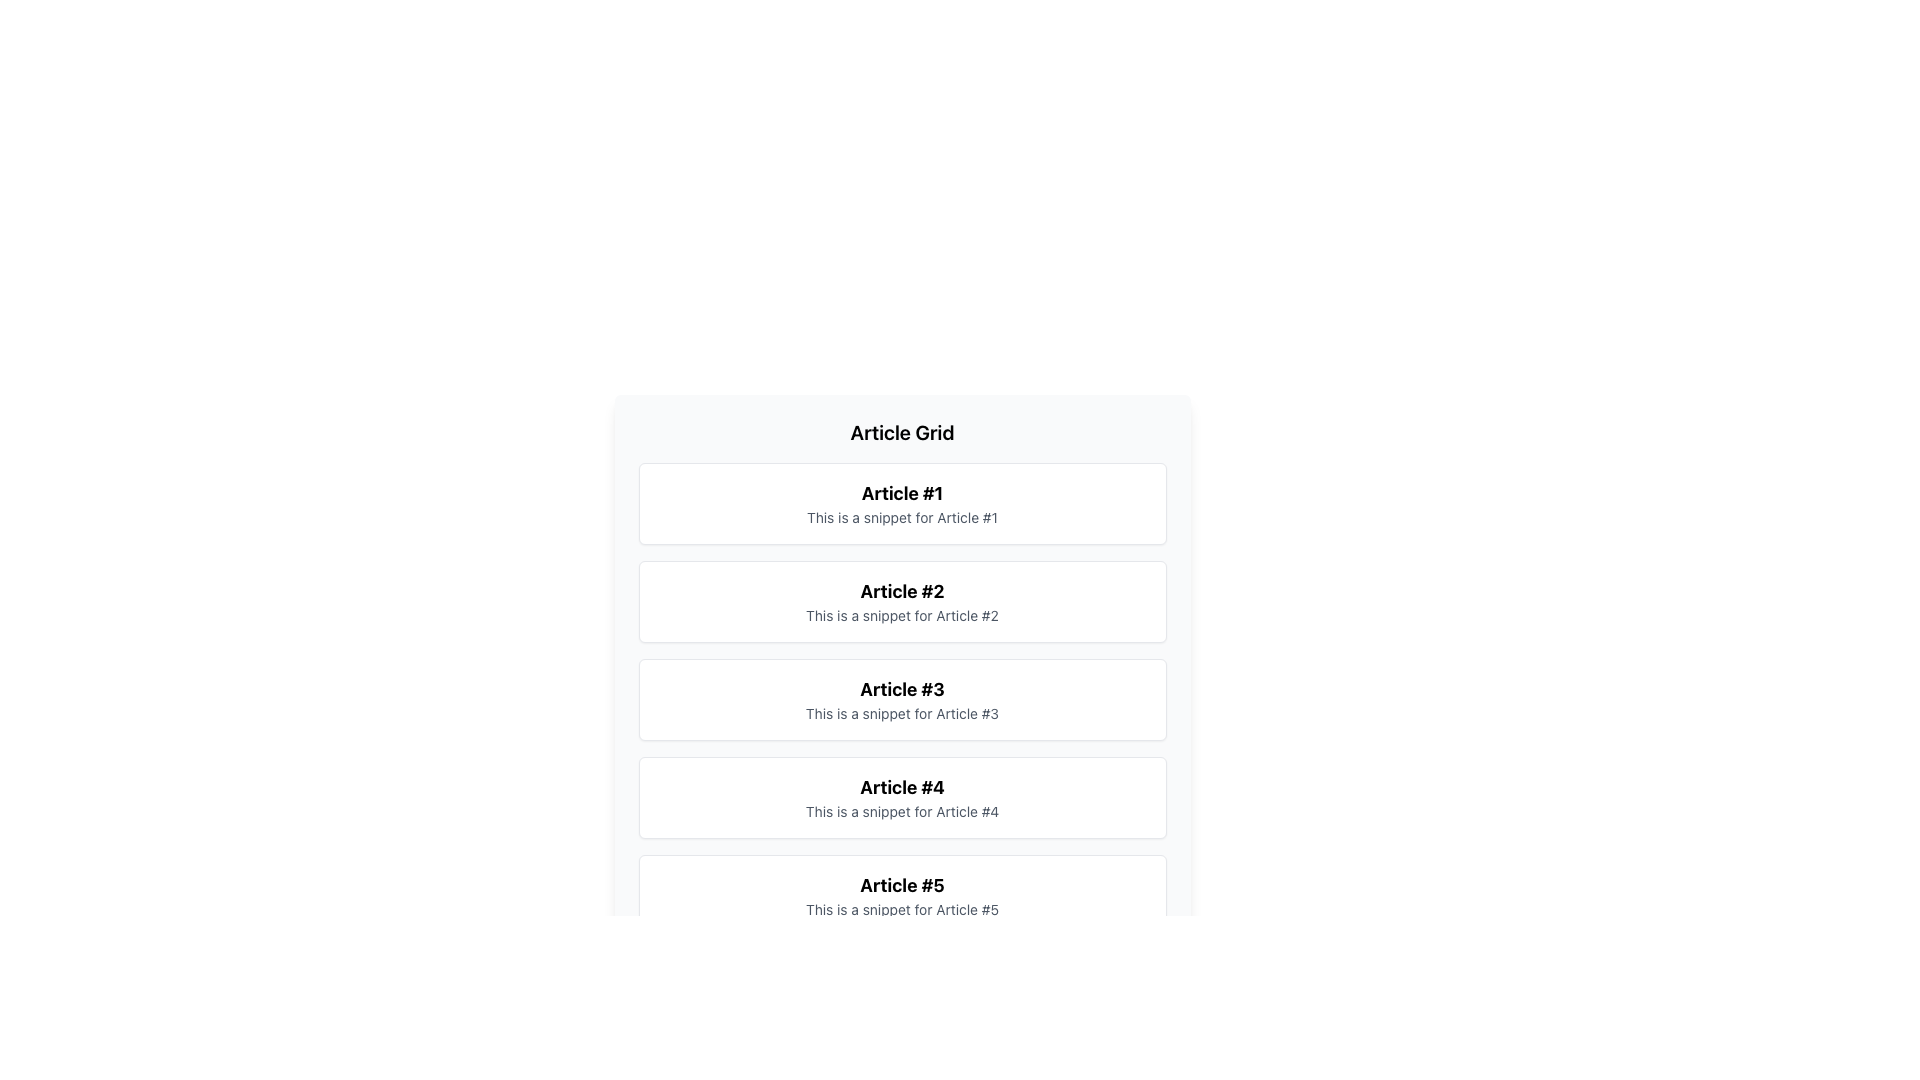  Describe the element at coordinates (901, 493) in the screenshot. I see `the Header text element that identifies 'Article #1', located directly above its associated snippet text` at that location.